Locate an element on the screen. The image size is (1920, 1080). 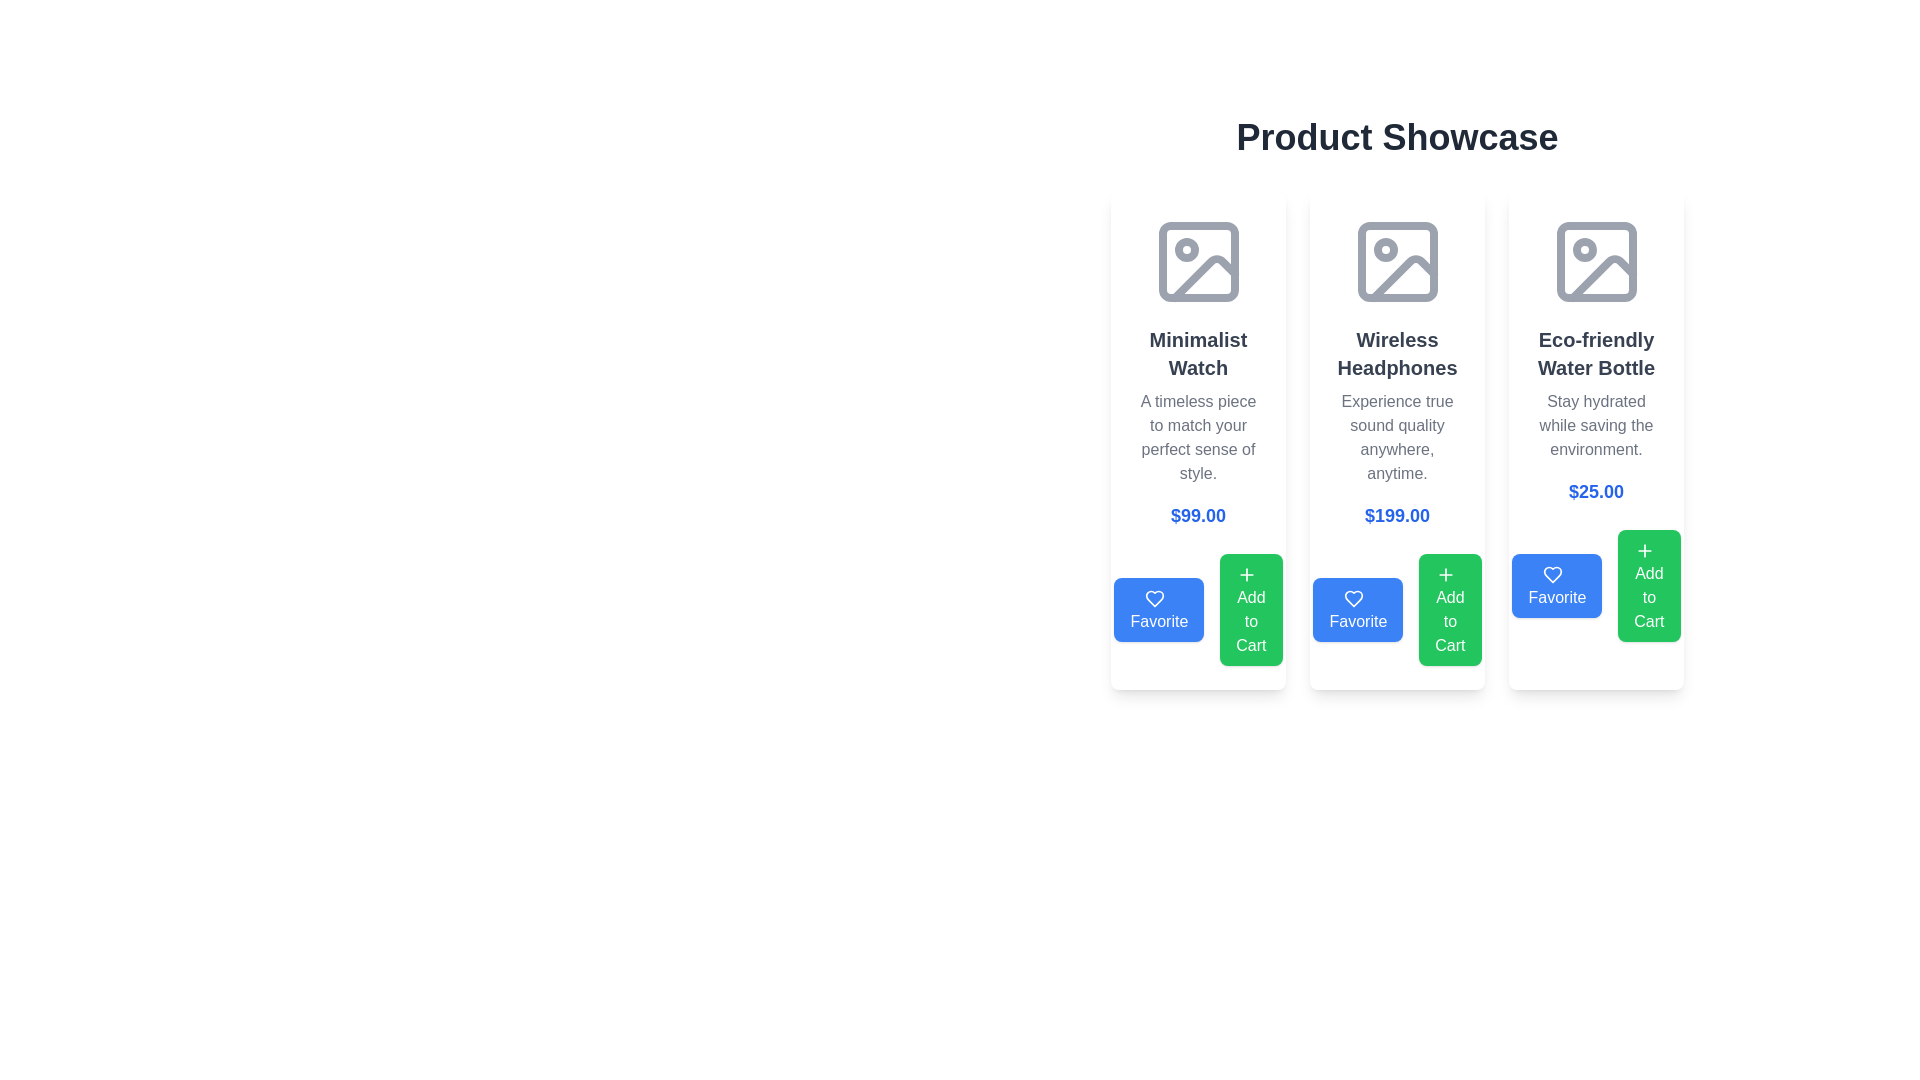
the 'Favorite' button with a blue background and a white heart icon is located at coordinates (1358, 608).